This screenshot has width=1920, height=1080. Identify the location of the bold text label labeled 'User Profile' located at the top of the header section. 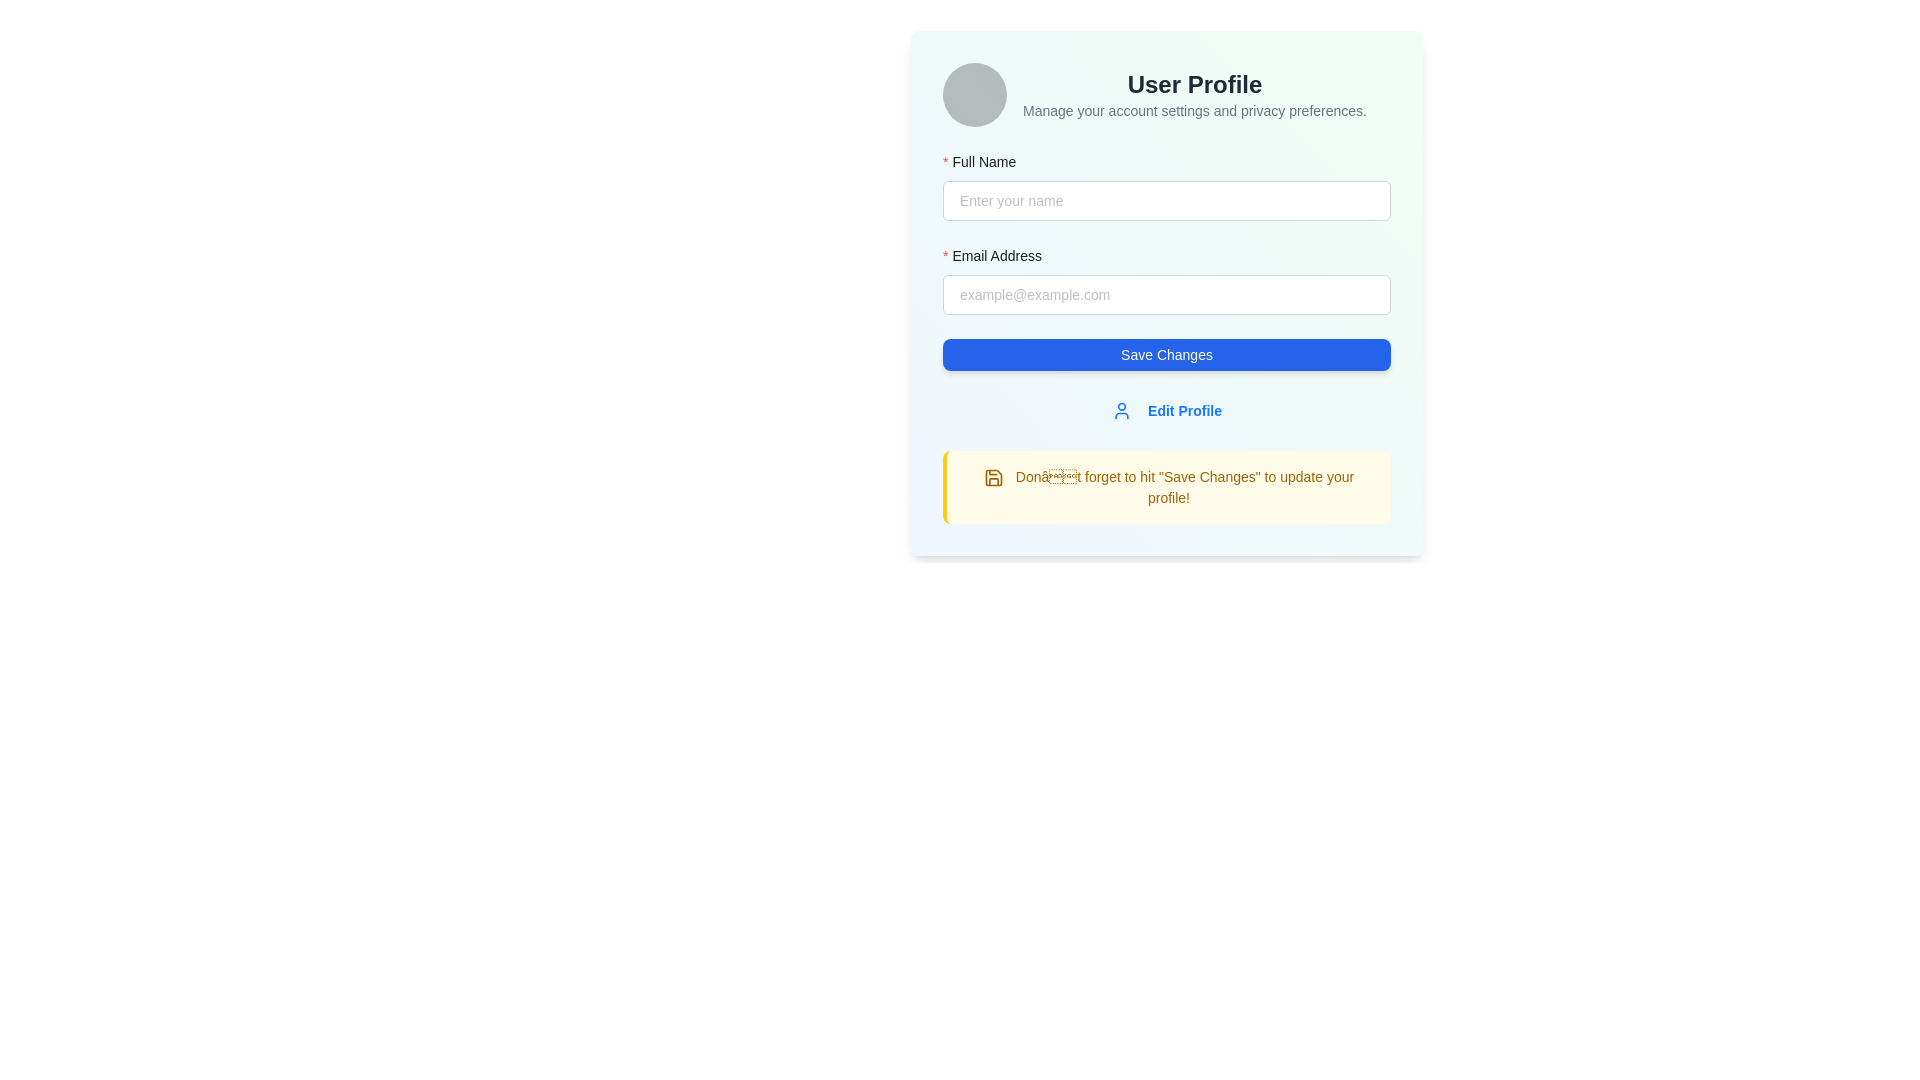
(1195, 83).